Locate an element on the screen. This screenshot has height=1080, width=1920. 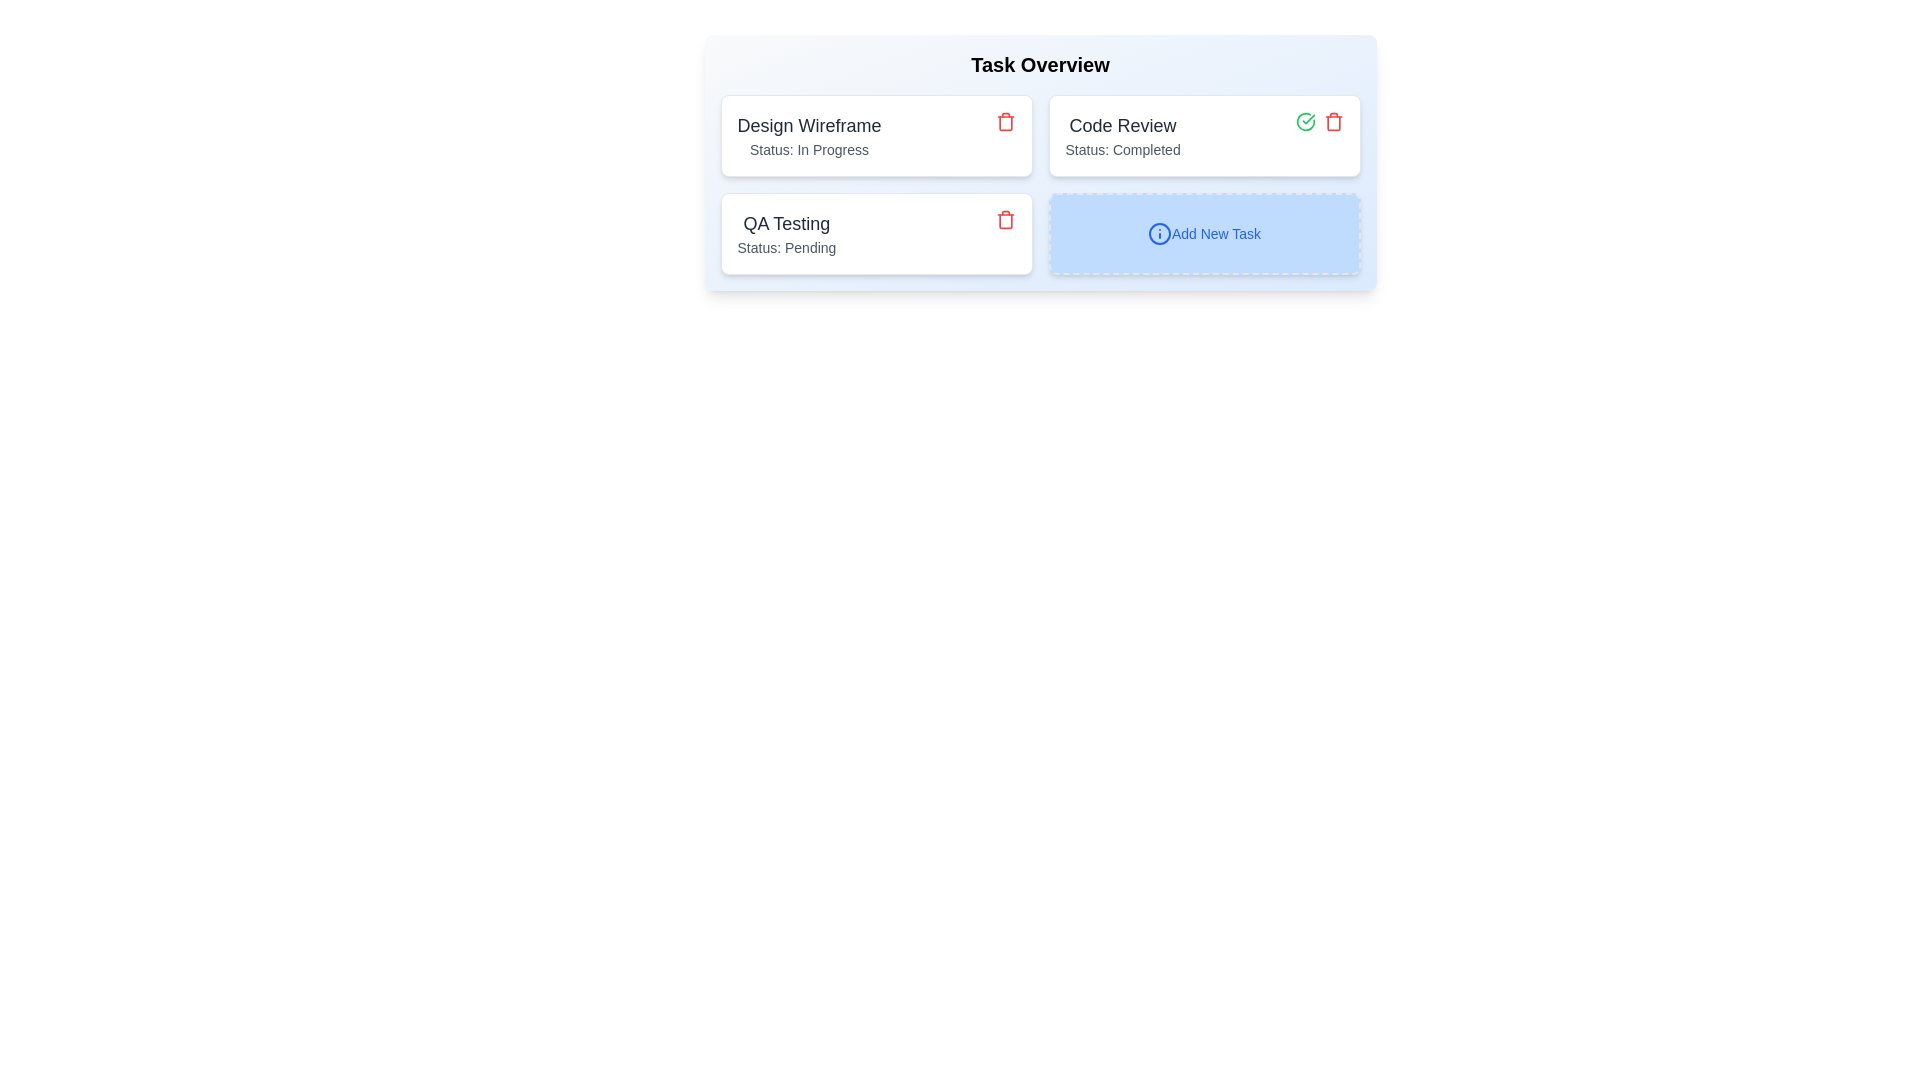
the trash icon for the task titled 'Code Review' to remove it is located at coordinates (1333, 122).